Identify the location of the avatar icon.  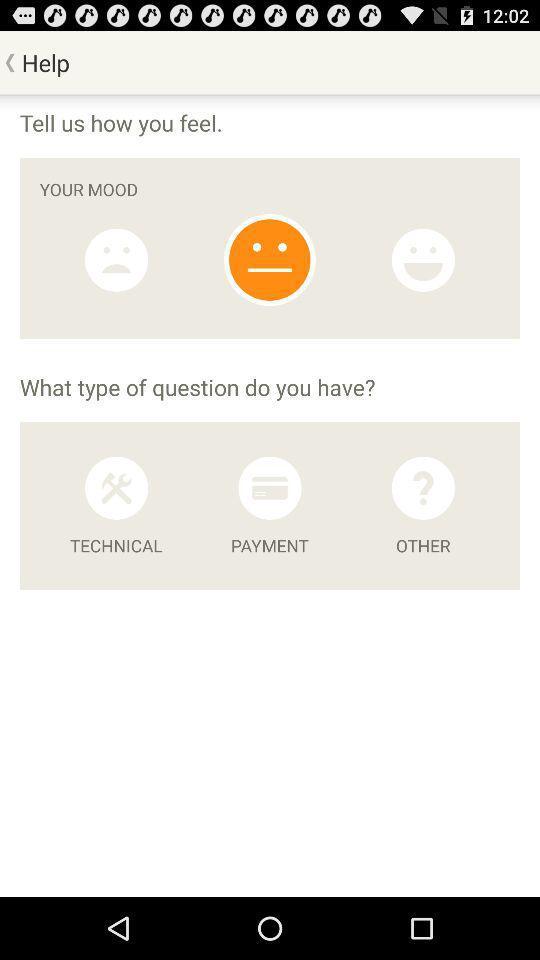
(116, 277).